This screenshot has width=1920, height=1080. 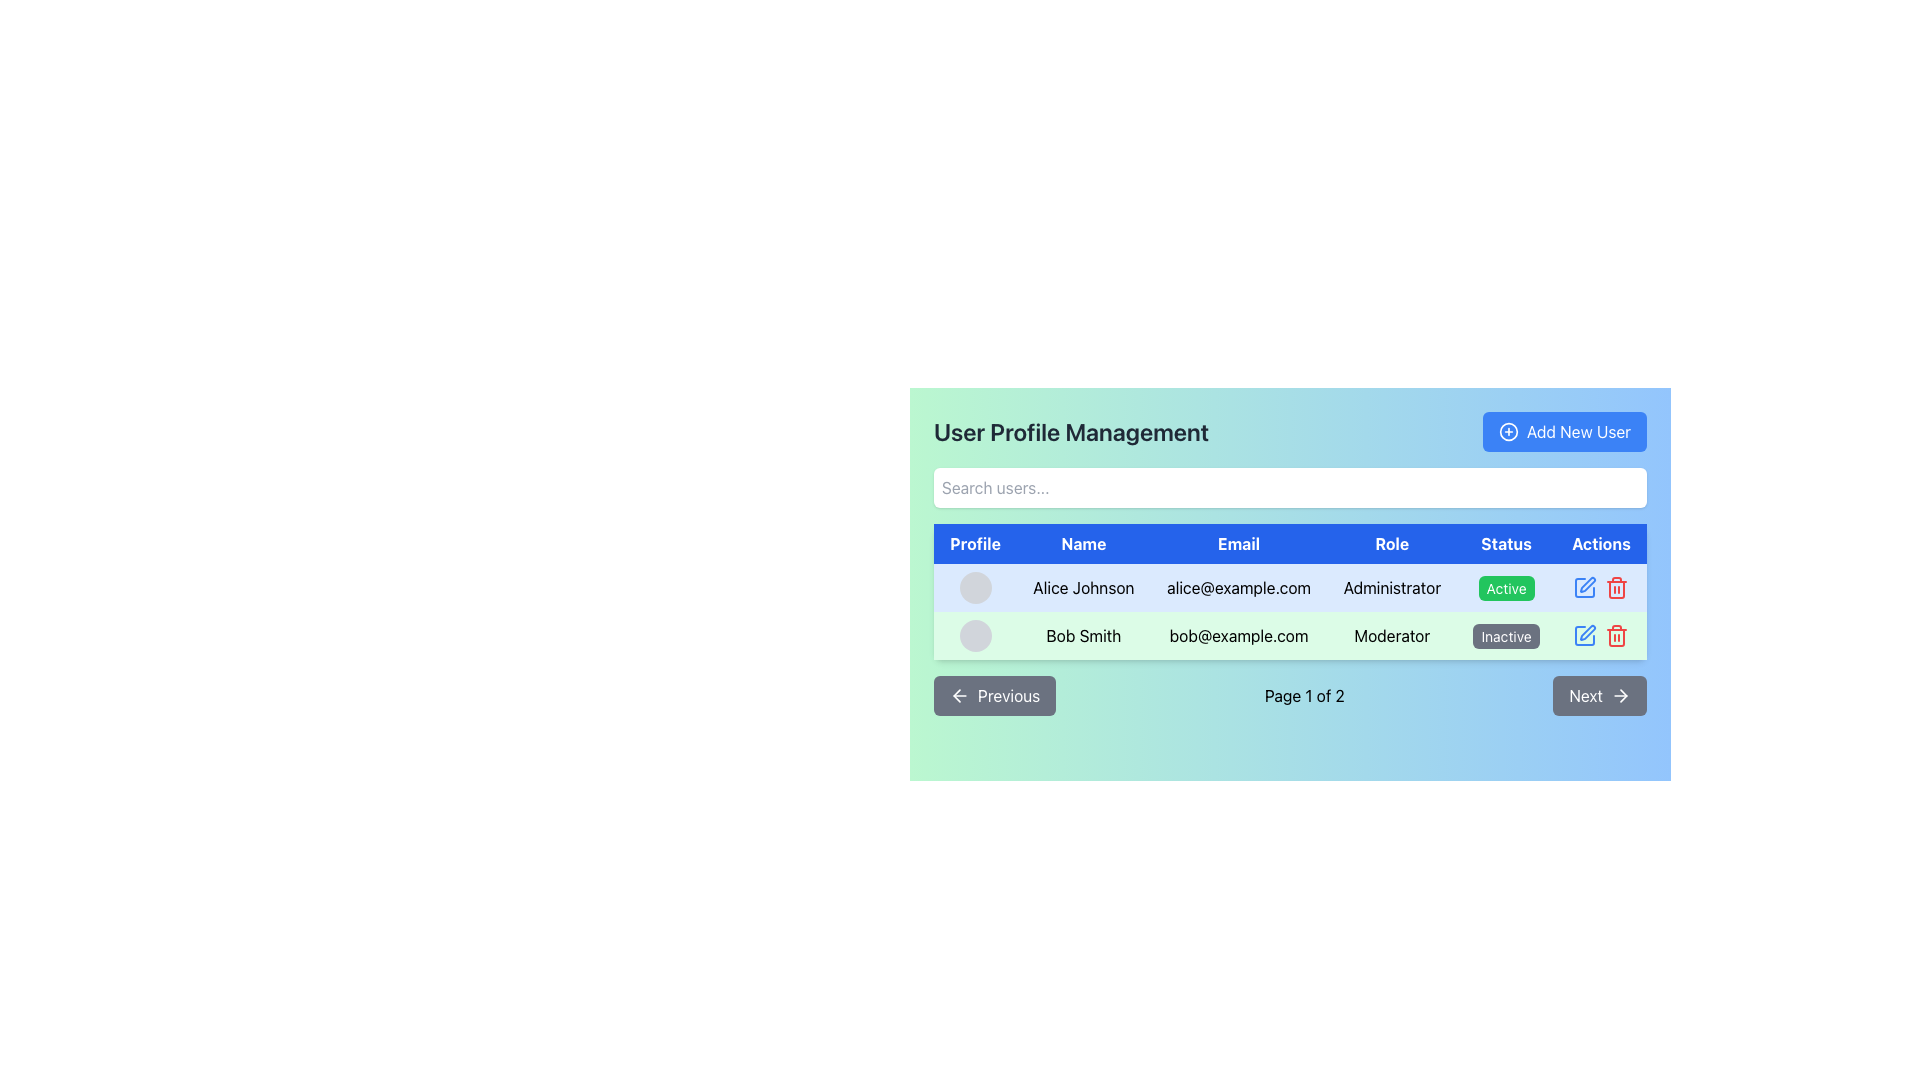 I want to click on the small left-pointing arrow icon within the 'Previous' button located at the bottom-left of the user profile management area, so click(x=956, y=694).